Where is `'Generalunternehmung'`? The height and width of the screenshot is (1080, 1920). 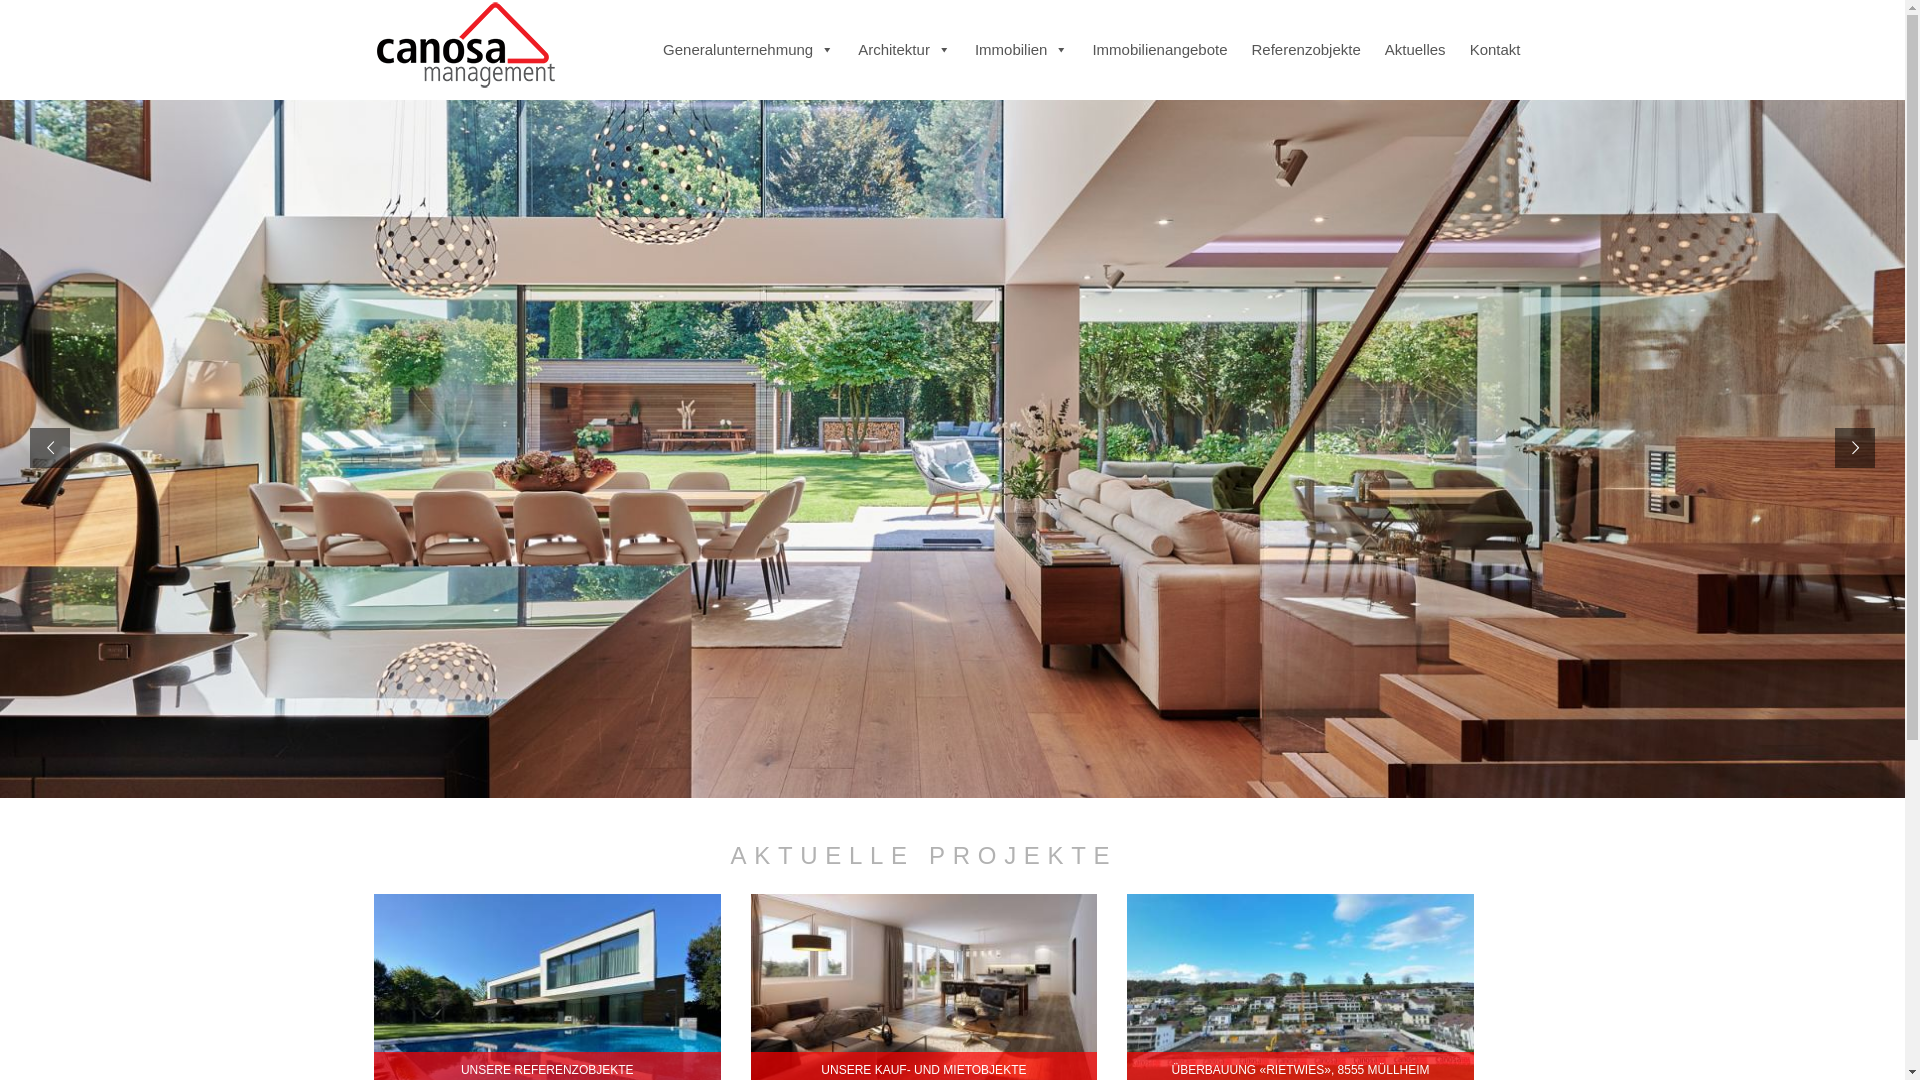
'Generalunternehmung' is located at coordinates (747, 49).